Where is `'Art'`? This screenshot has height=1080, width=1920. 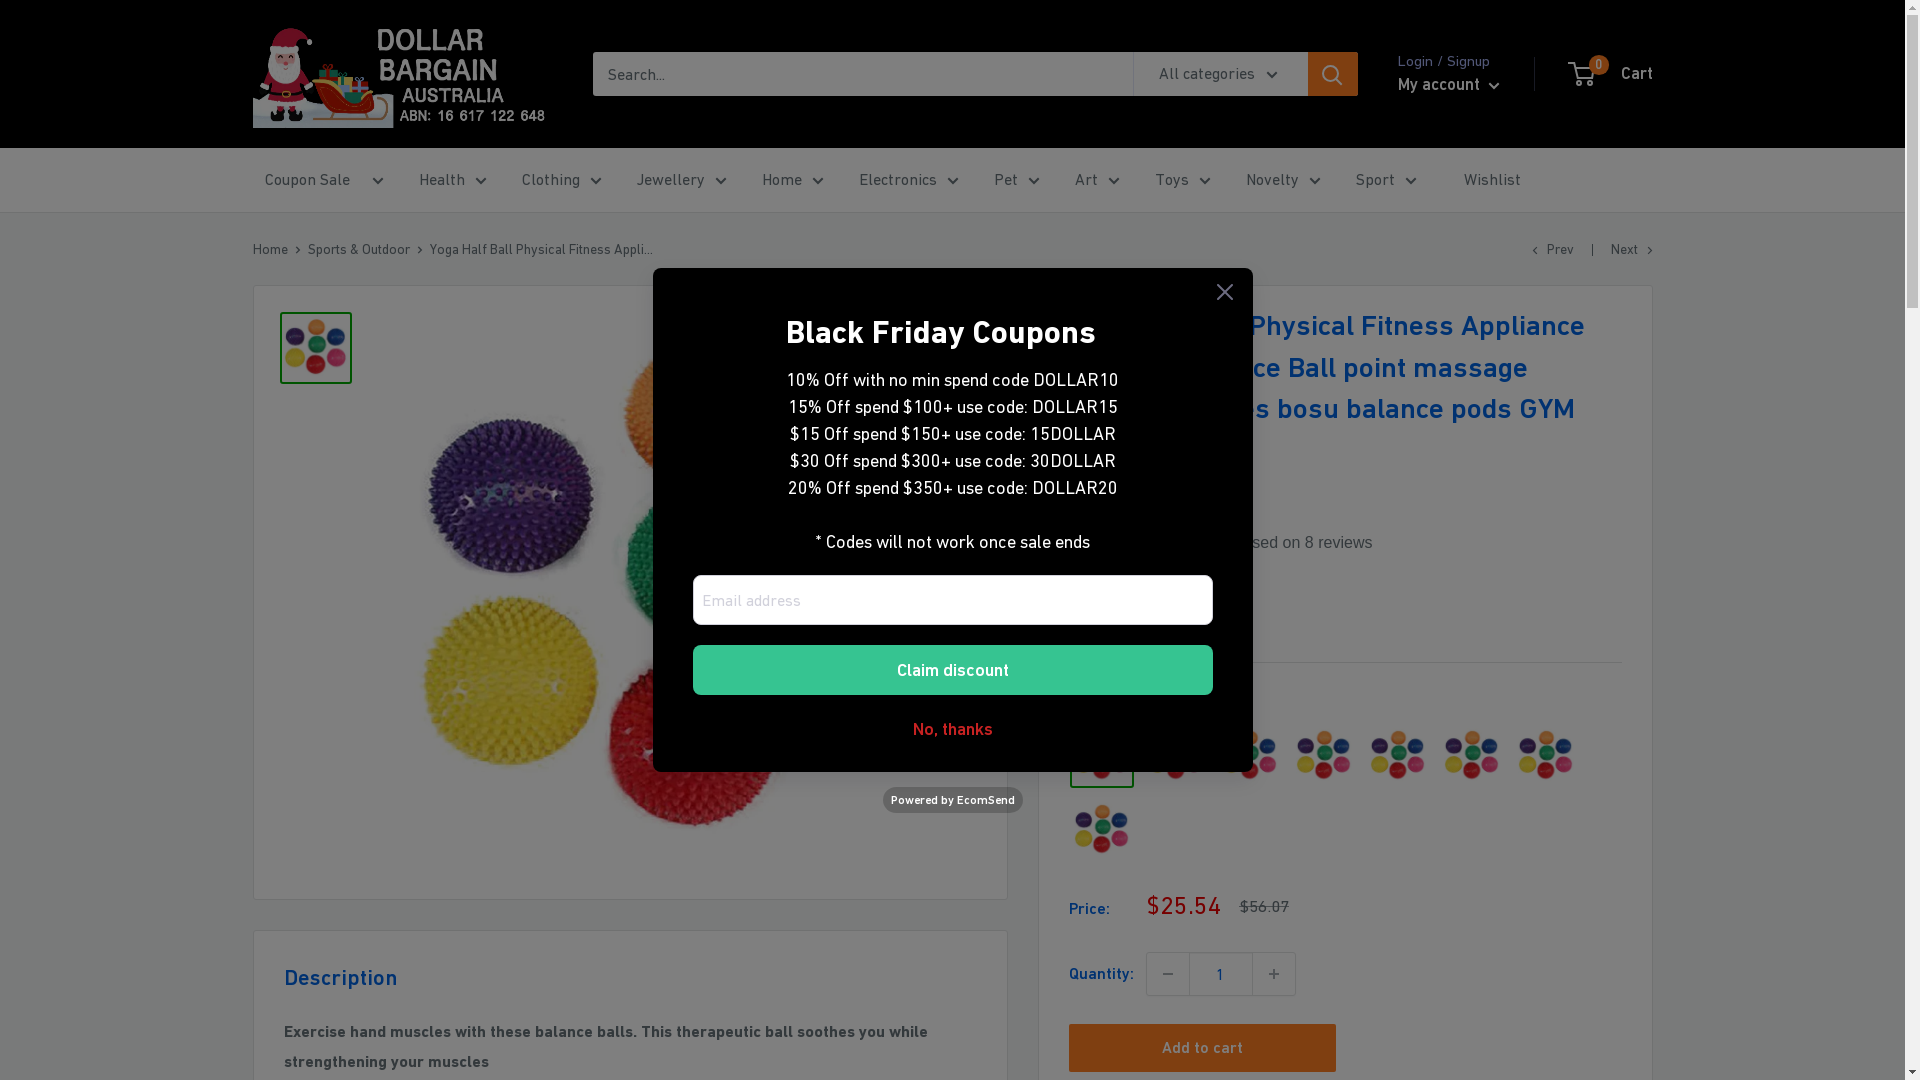
'Art' is located at coordinates (1095, 180).